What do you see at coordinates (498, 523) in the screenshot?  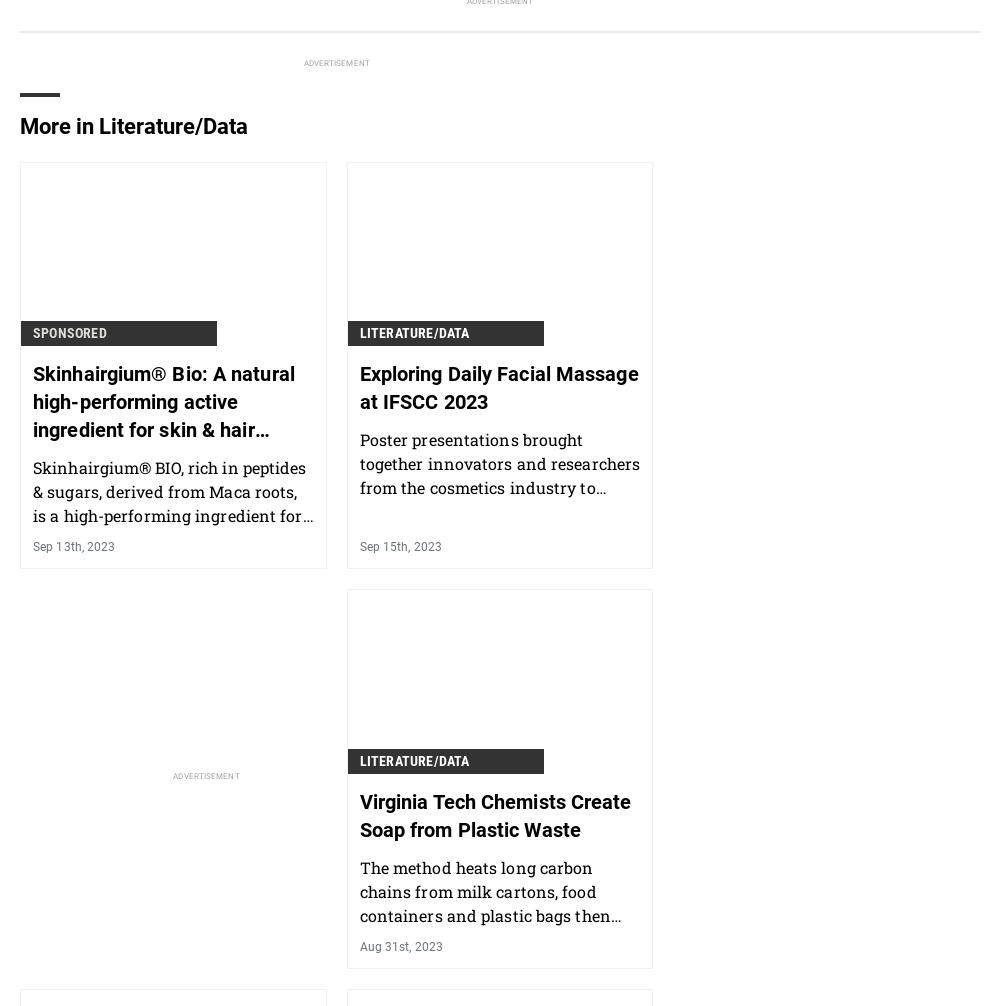 I see `'Poster presentations brought together innovators and researchers from the cosmetics industry to unveil first studies on the transformative effects of massage, and focused in this instance on improved skin concerns, sleep patterns and mental well-being.'` at bounding box center [498, 523].